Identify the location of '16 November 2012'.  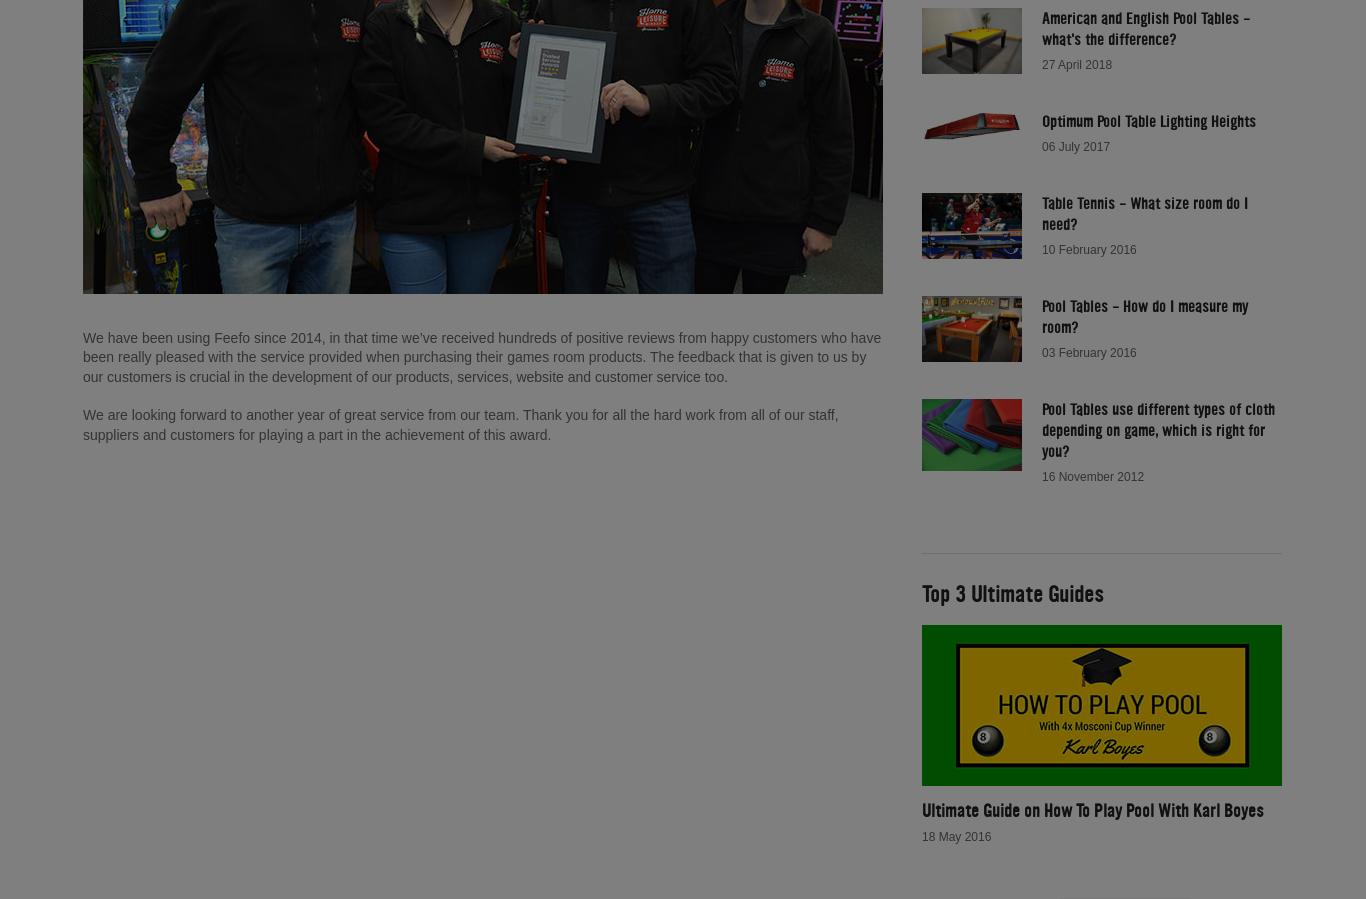
(1091, 476).